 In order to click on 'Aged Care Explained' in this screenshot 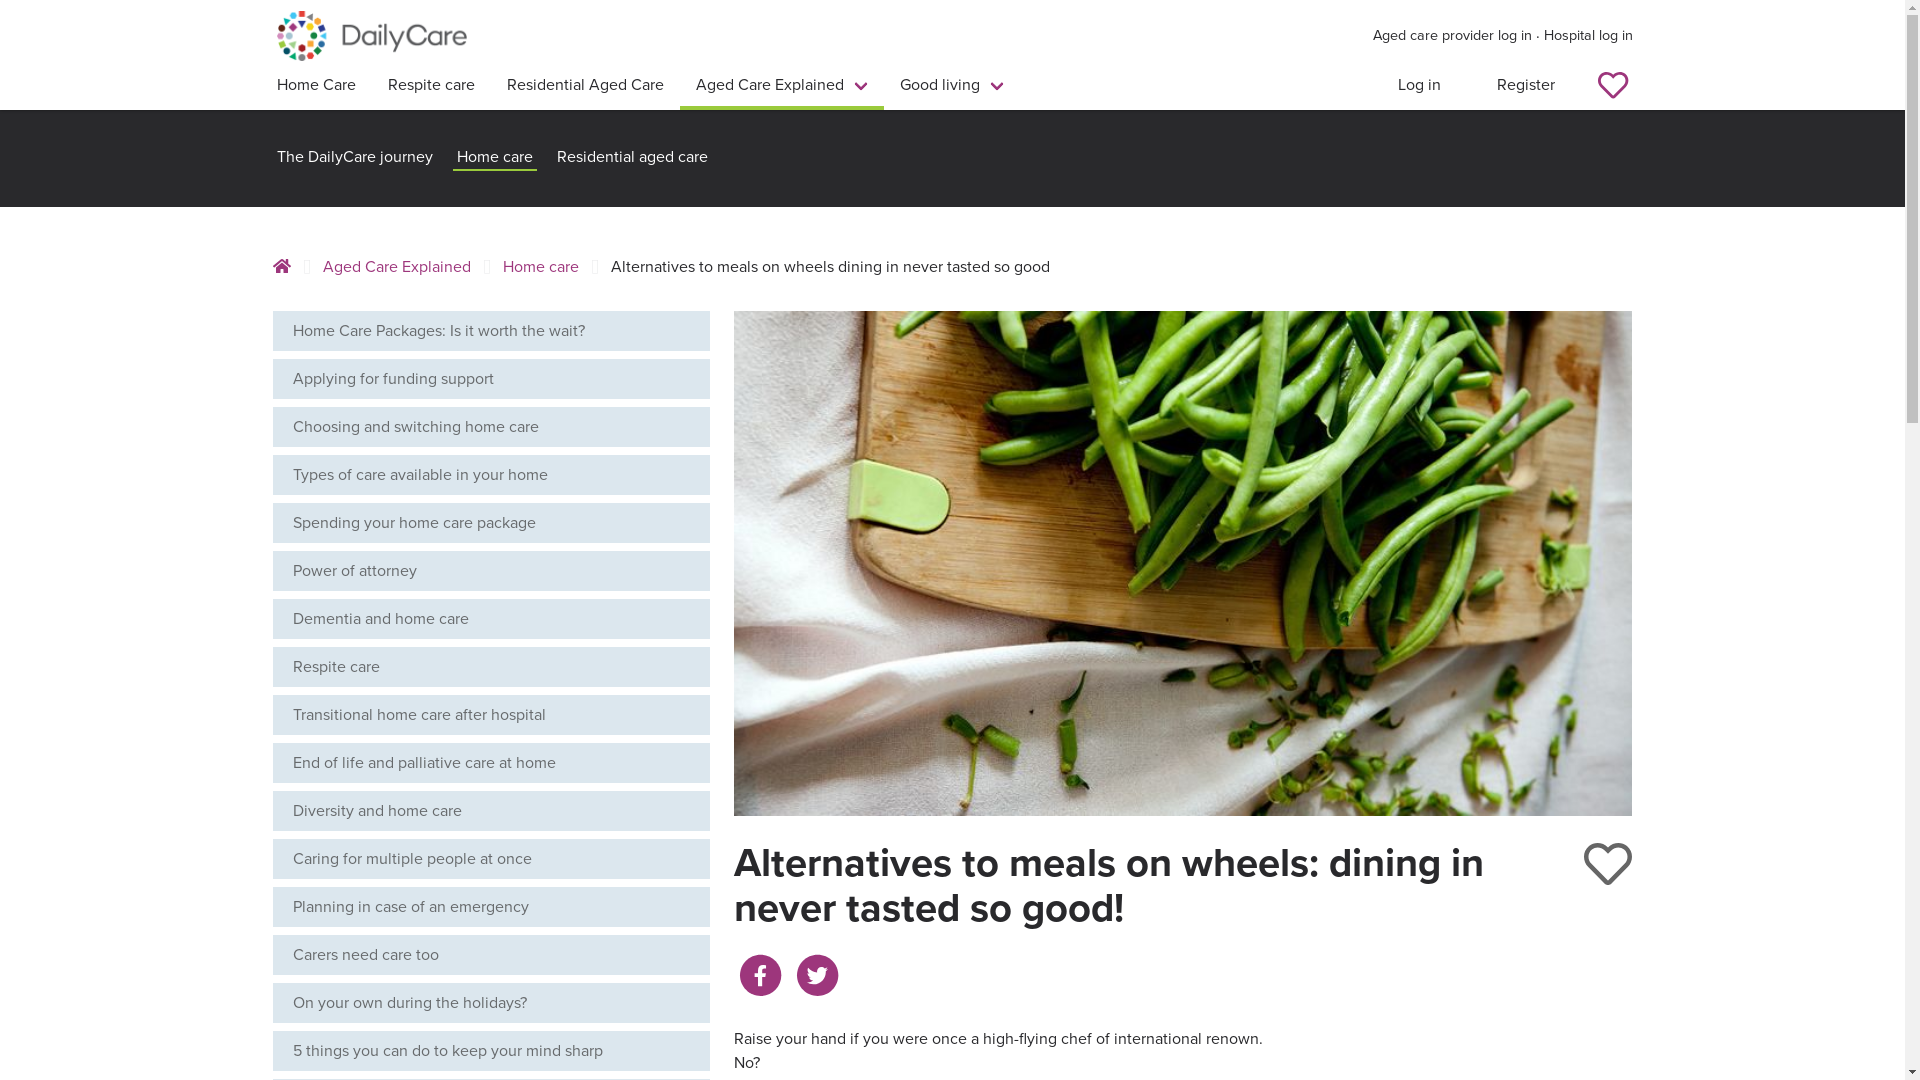, I will do `click(781, 86)`.